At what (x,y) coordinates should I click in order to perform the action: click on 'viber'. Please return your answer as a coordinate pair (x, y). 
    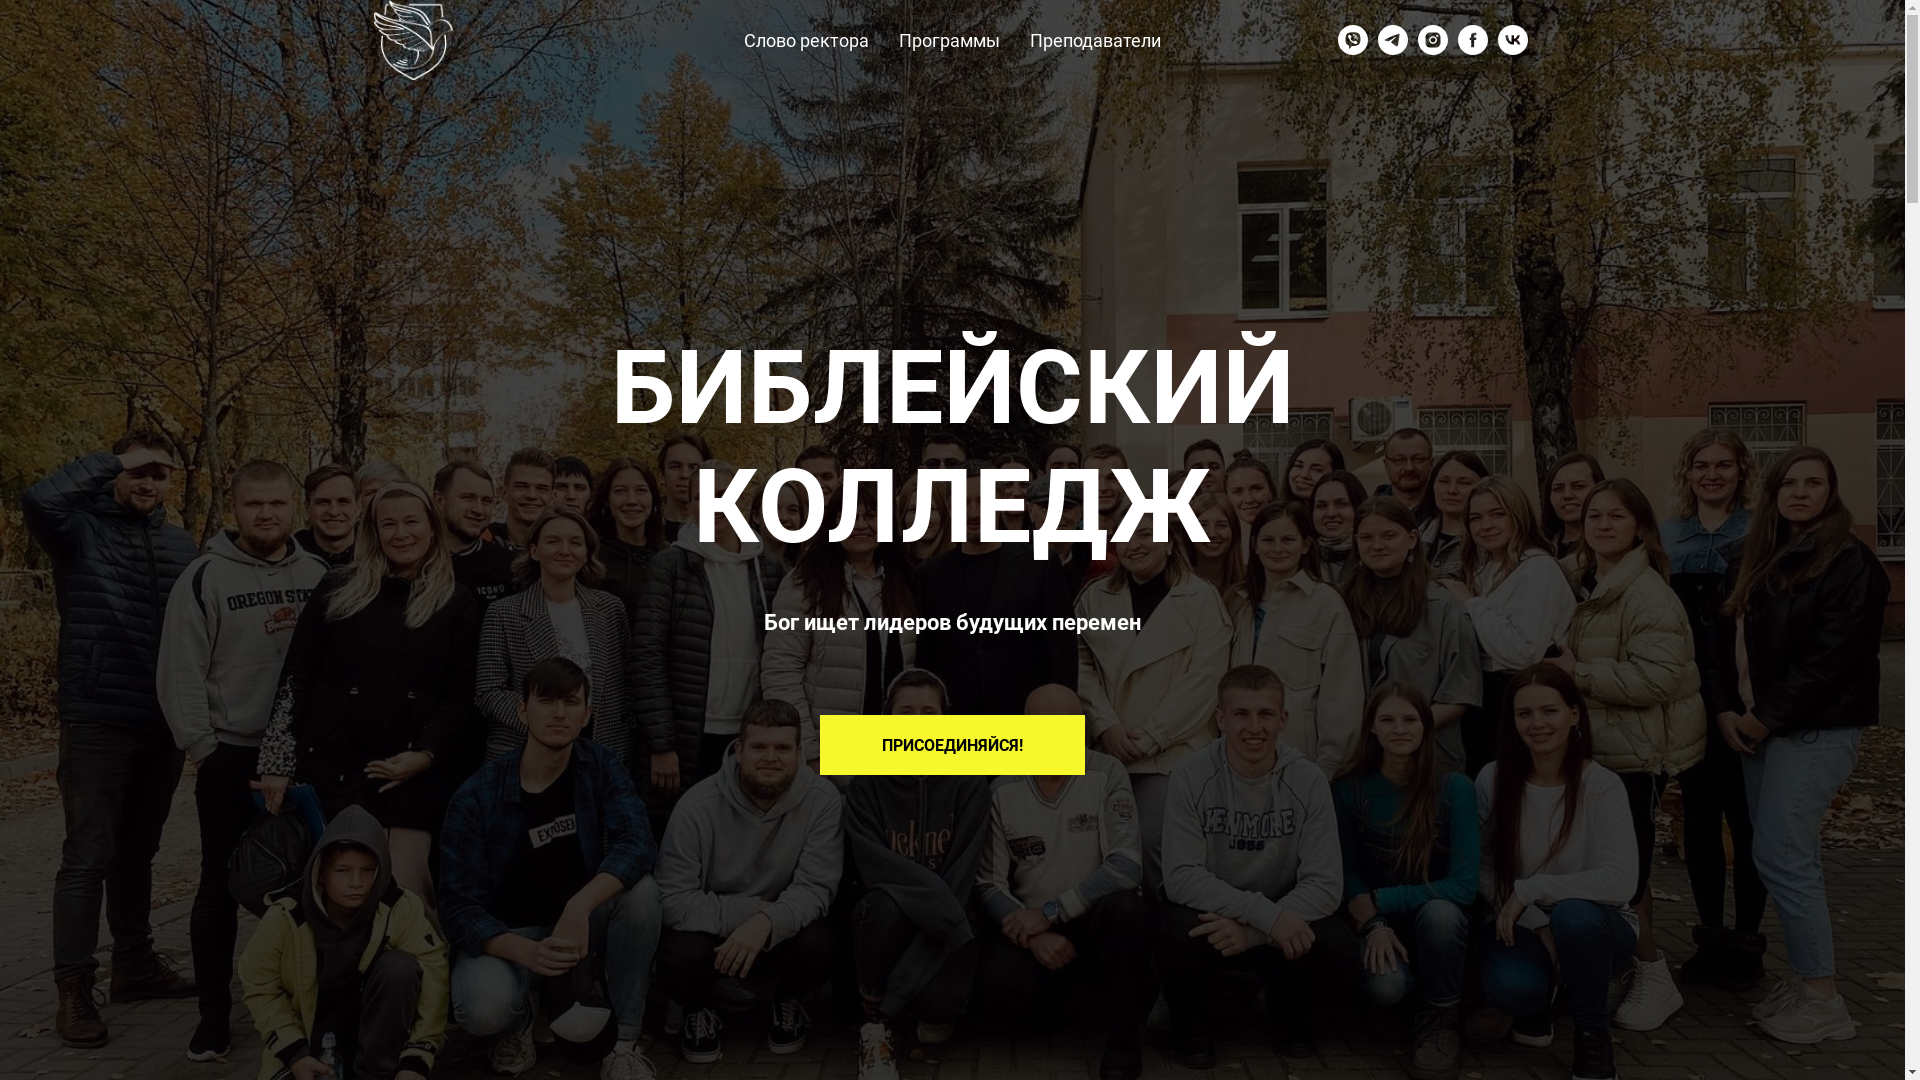
    Looking at the image, I should click on (1353, 39).